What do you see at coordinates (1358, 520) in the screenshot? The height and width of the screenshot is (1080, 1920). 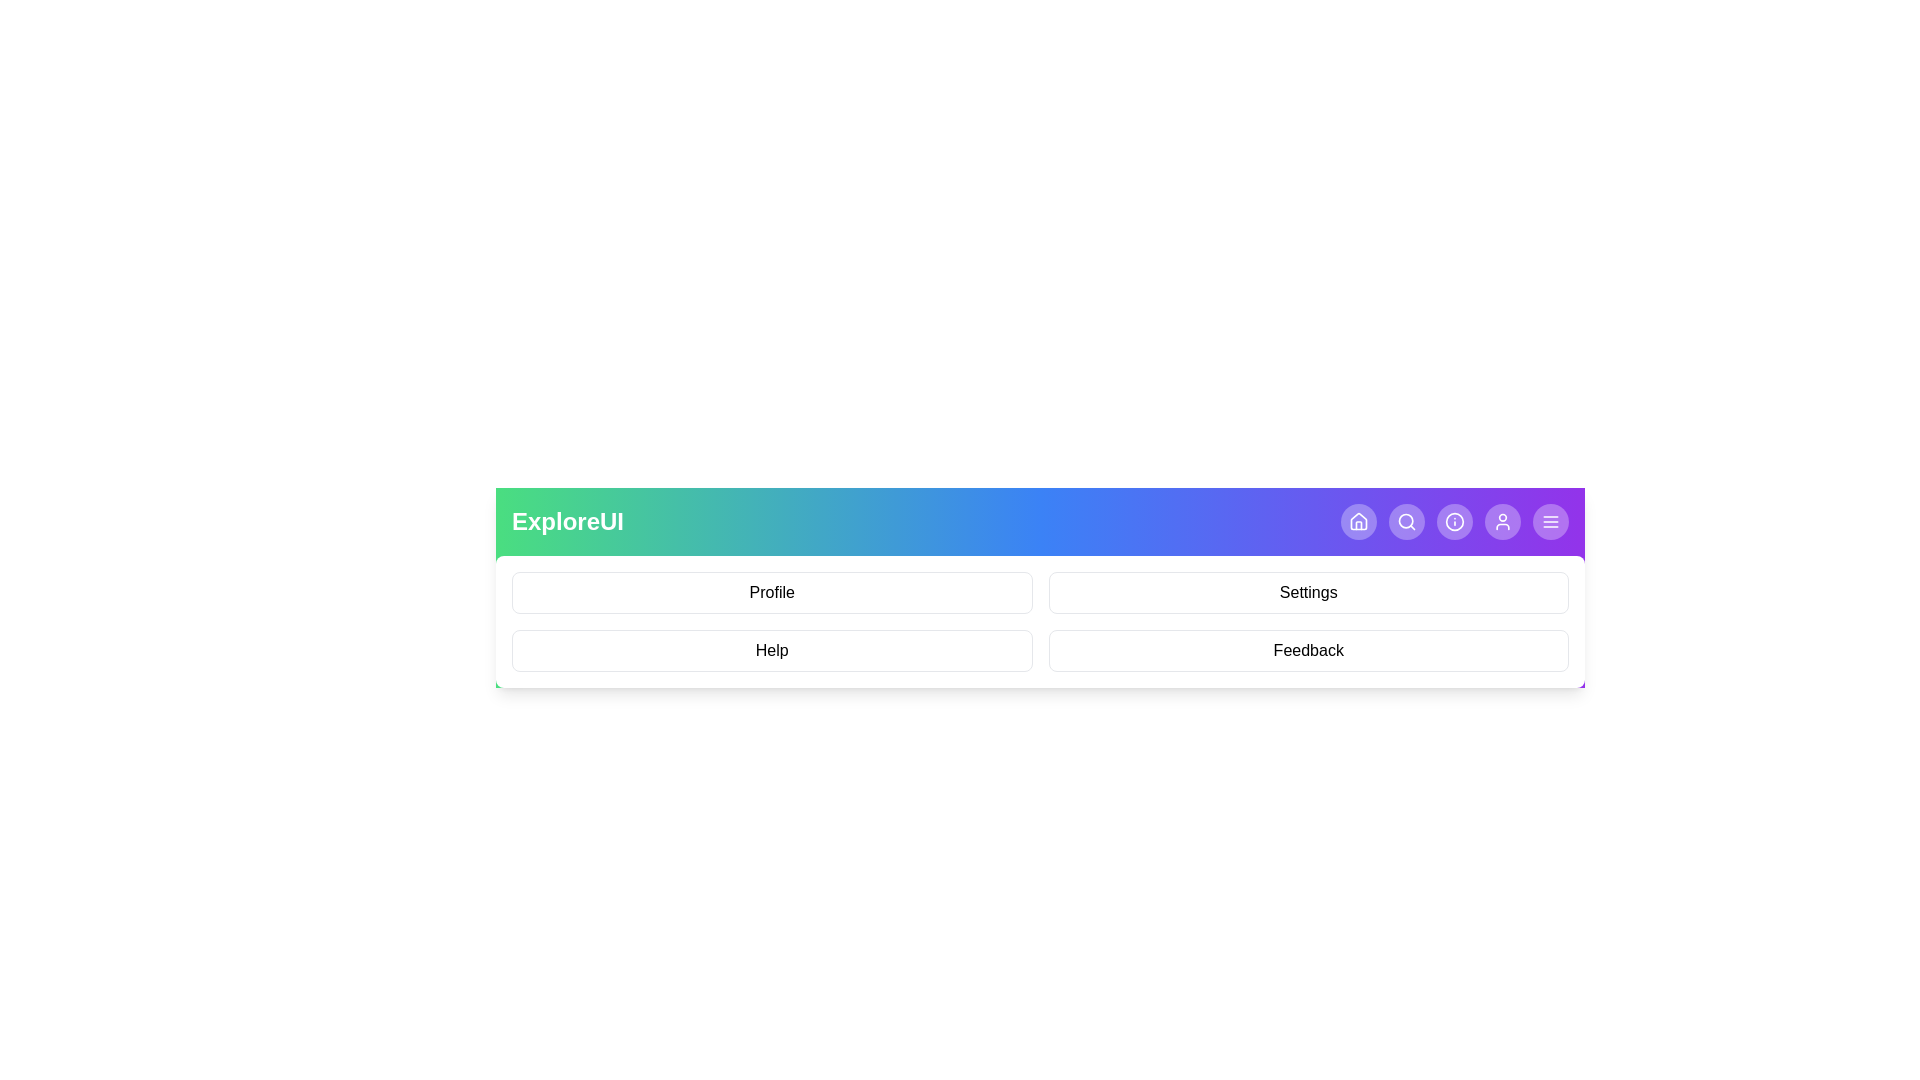 I see `the Home navigation button in the app bar` at bounding box center [1358, 520].